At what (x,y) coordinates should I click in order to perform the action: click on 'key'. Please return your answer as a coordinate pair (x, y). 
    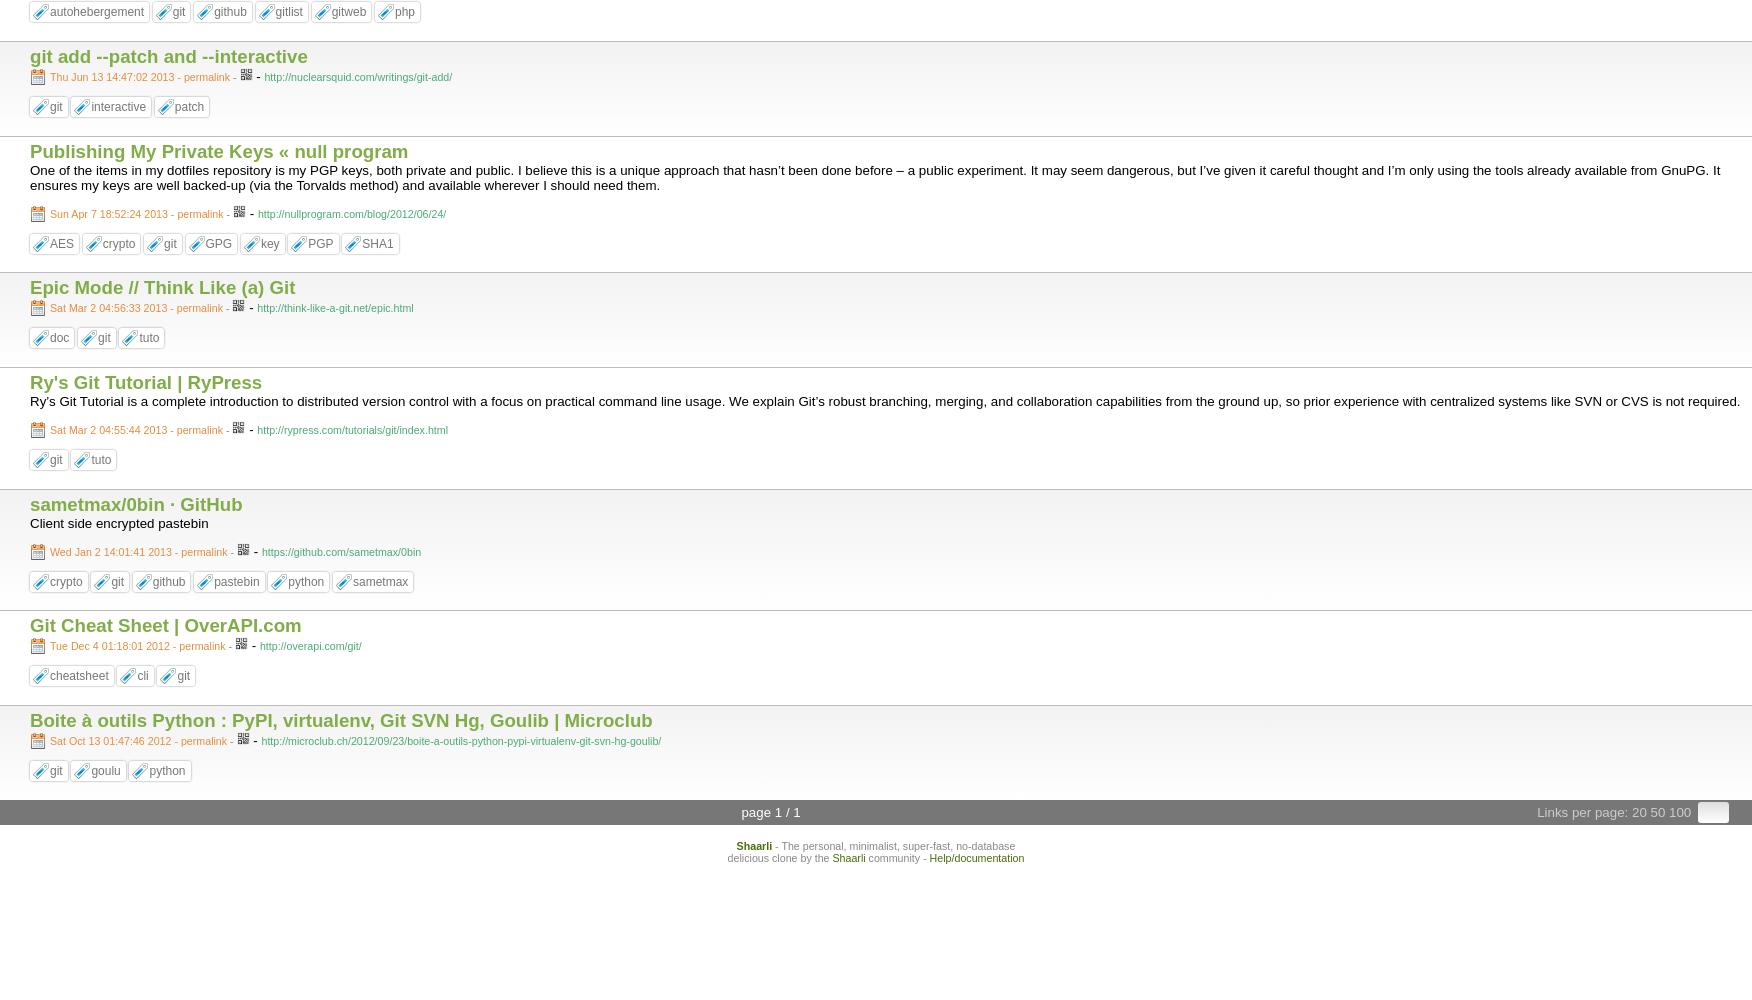
    Looking at the image, I should click on (268, 242).